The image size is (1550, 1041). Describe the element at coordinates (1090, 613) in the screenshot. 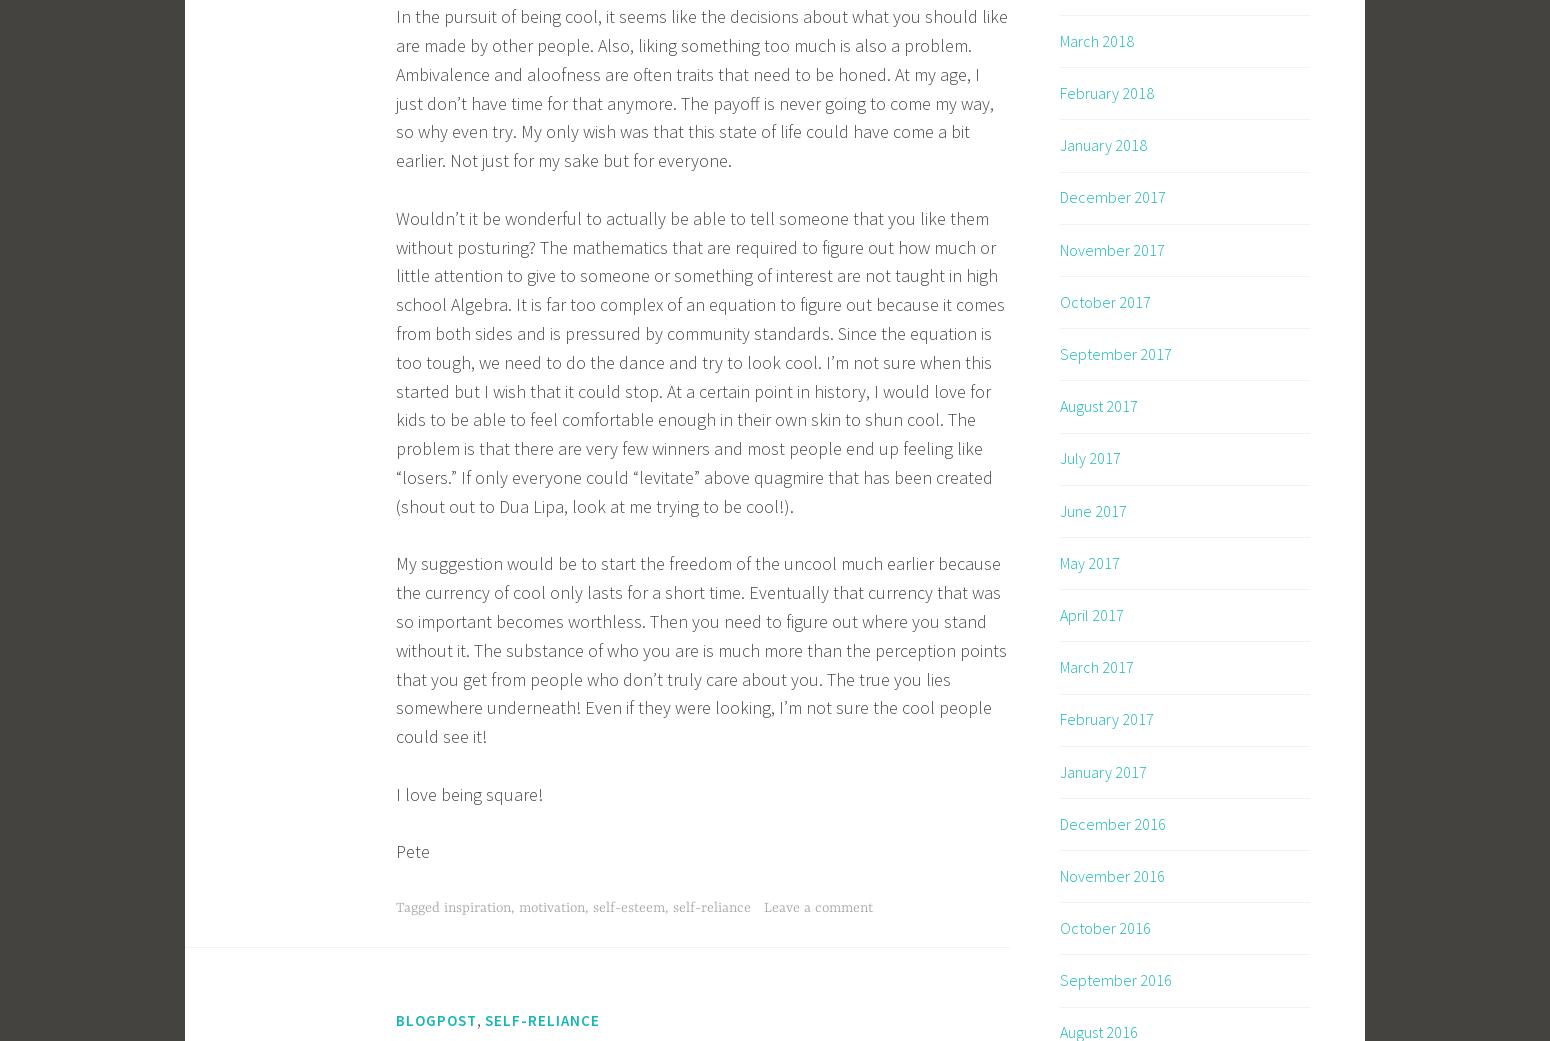

I see `'April 2017'` at that location.